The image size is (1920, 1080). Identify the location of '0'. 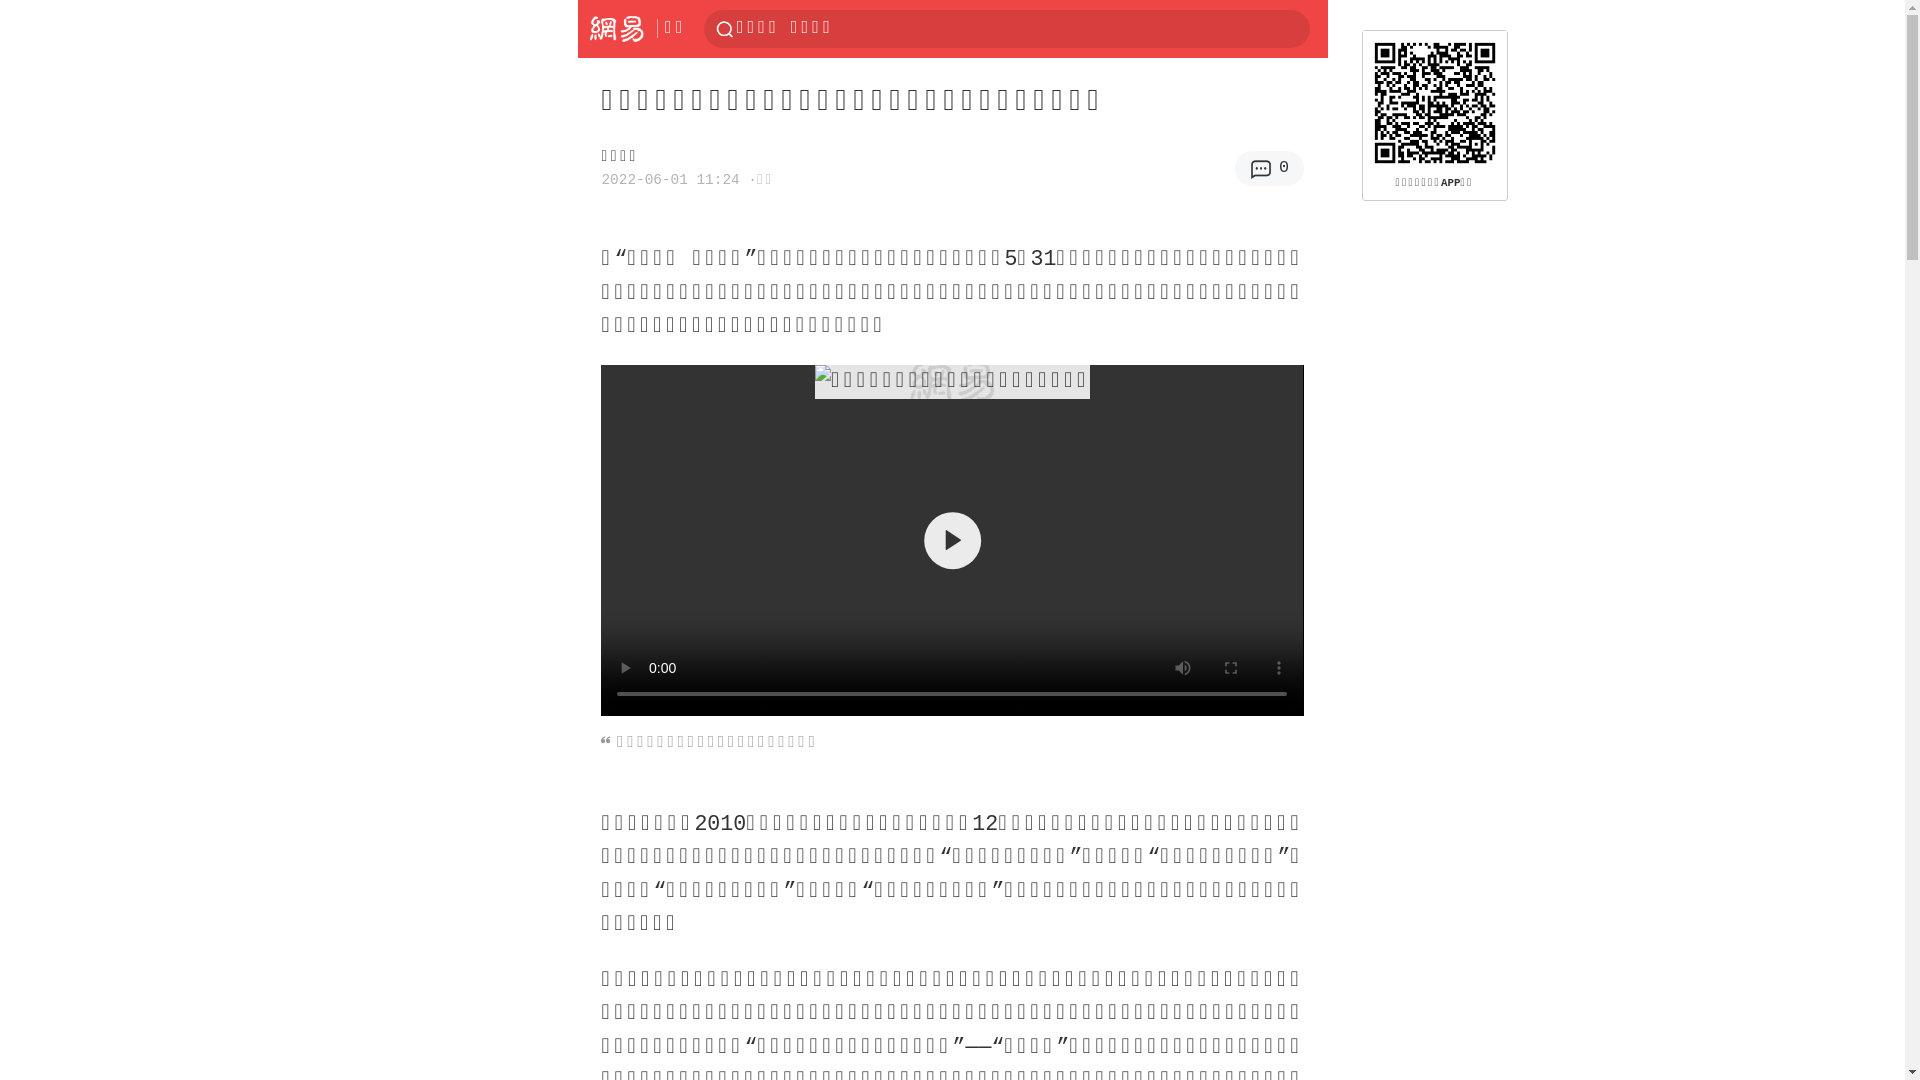
(1268, 167).